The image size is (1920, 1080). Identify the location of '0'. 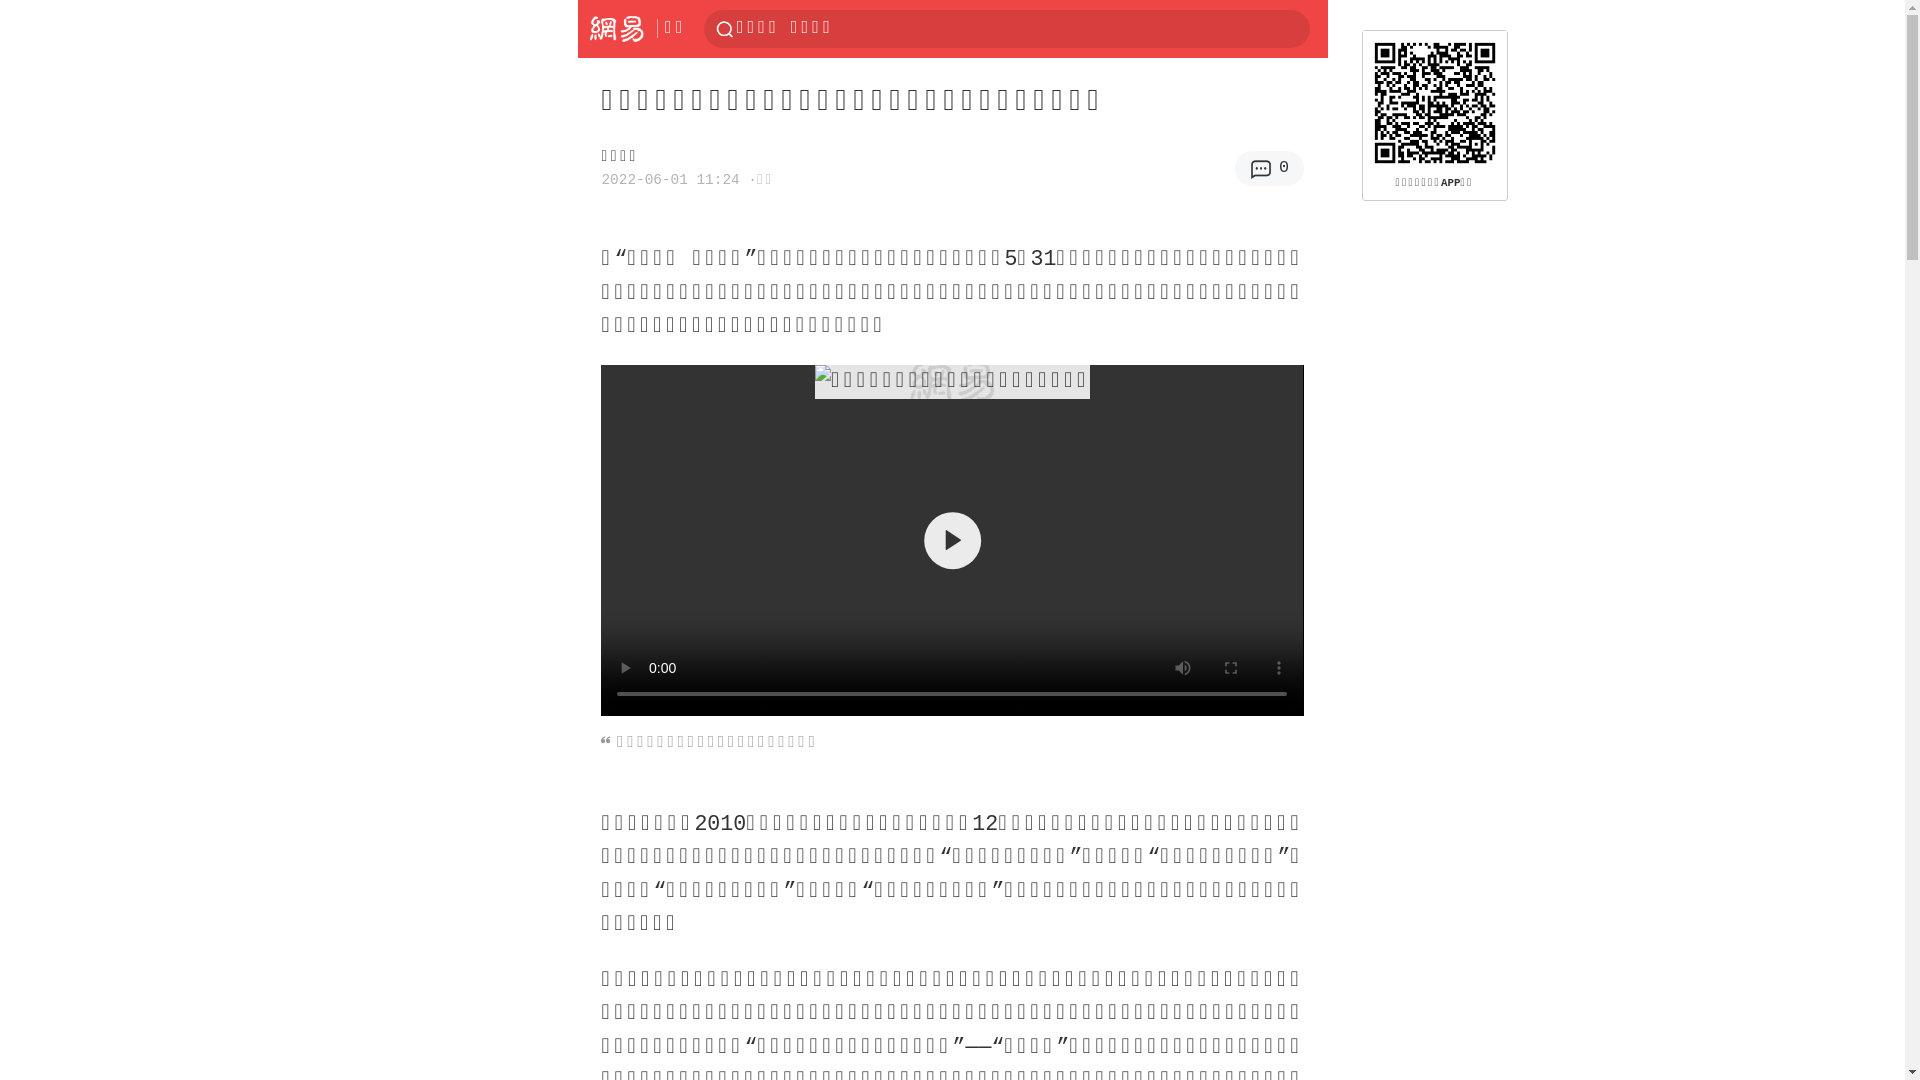
(1268, 167).